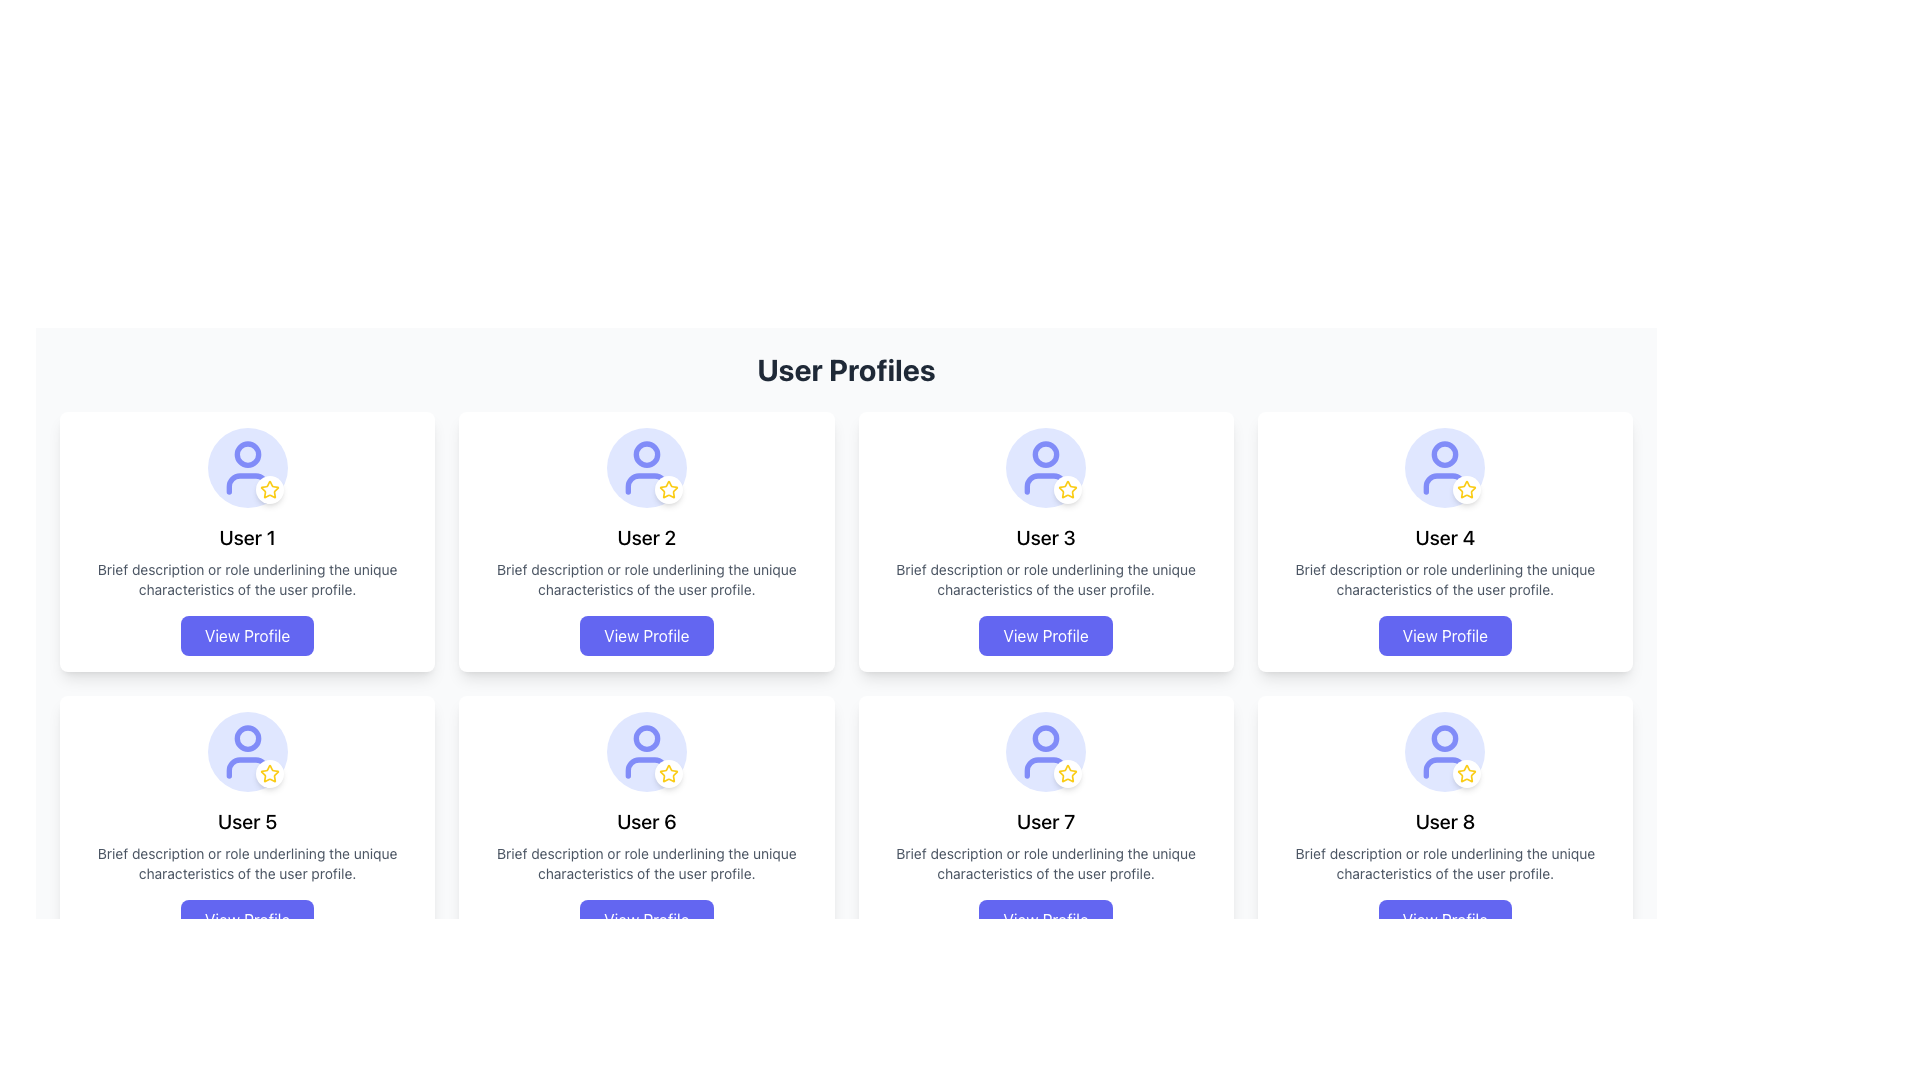 This screenshot has width=1920, height=1080. I want to click on the decorative badge indicating premium status for 'User 8' located at the bottom-right corner of the profile card, so click(1467, 773).